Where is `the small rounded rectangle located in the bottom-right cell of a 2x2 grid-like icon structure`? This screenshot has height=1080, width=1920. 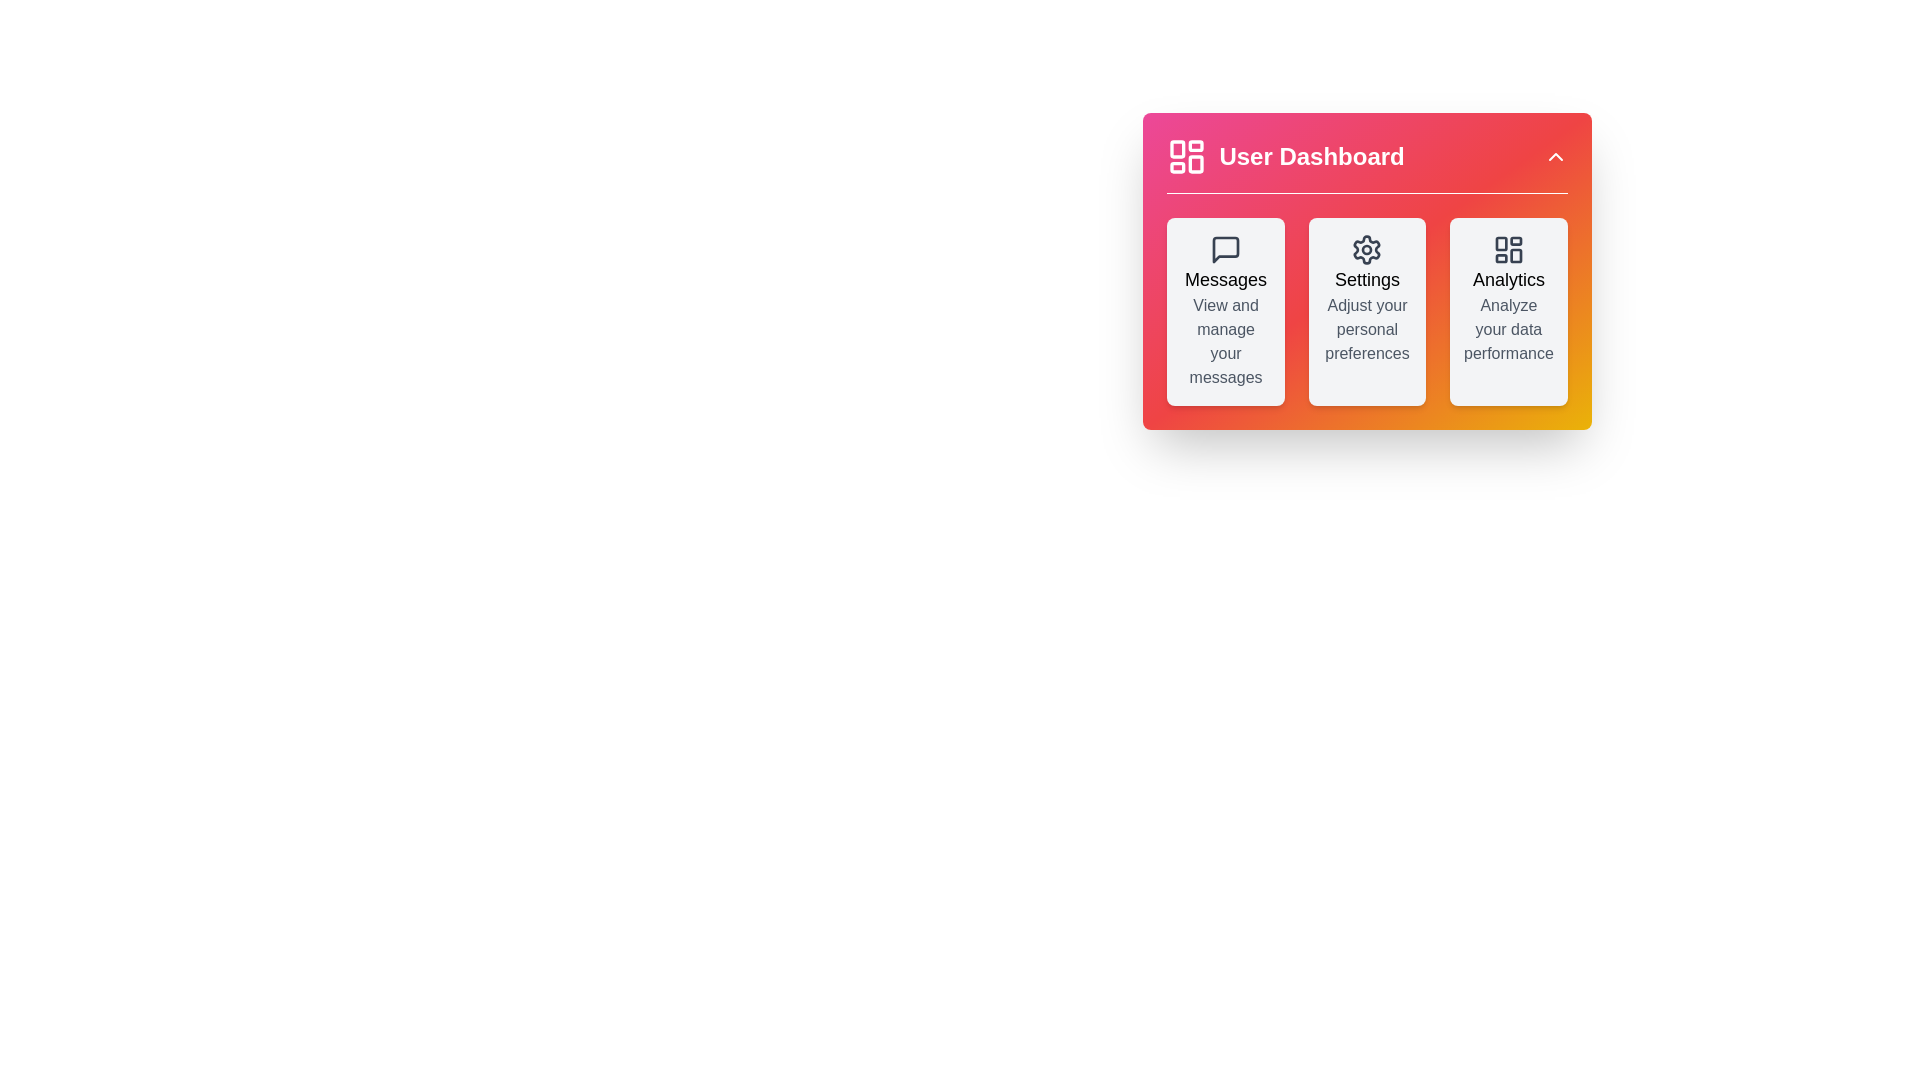
the small rounded rectangle located in the bottom-right cell of a 2x2 grid-like icon structure is located at coordinates (1516, 254).